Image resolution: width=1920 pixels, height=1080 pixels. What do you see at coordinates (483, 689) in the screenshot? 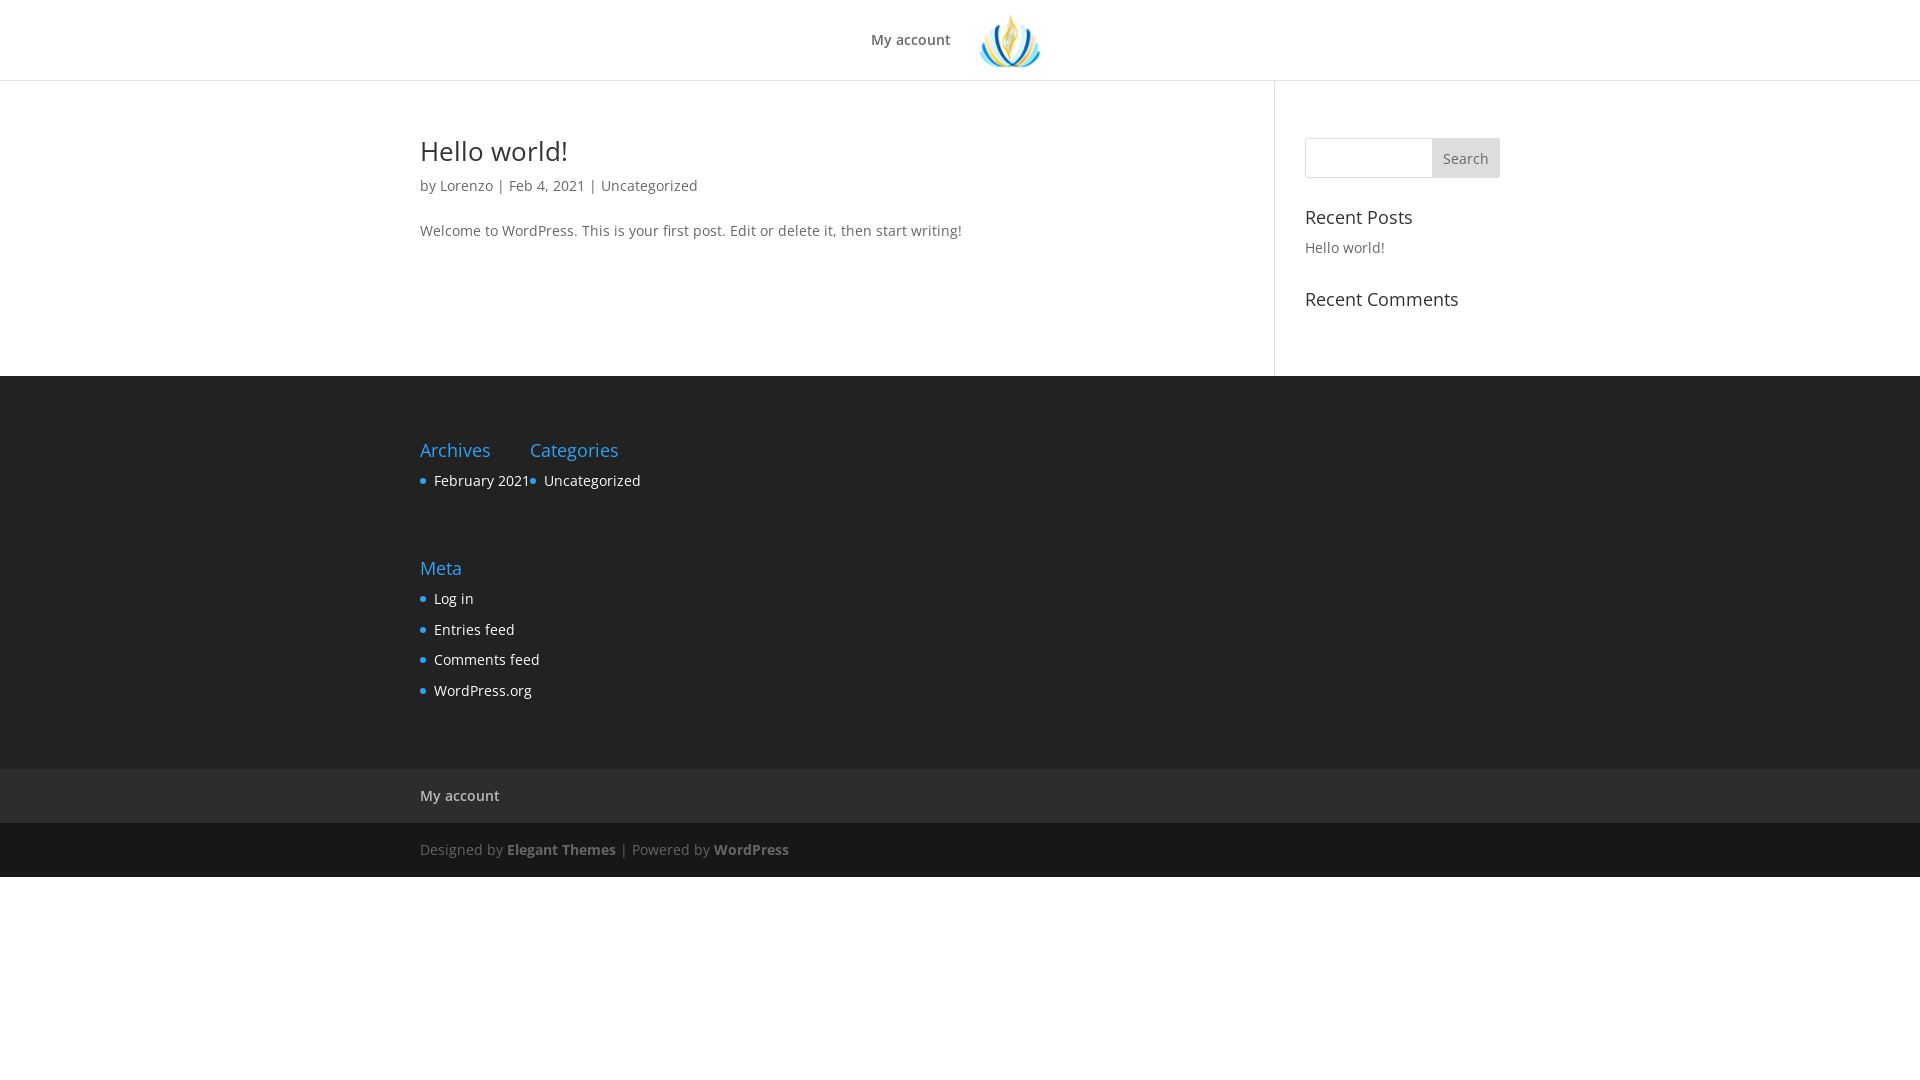
I see `'WordPress.org'` at bounding box center [483, 689].